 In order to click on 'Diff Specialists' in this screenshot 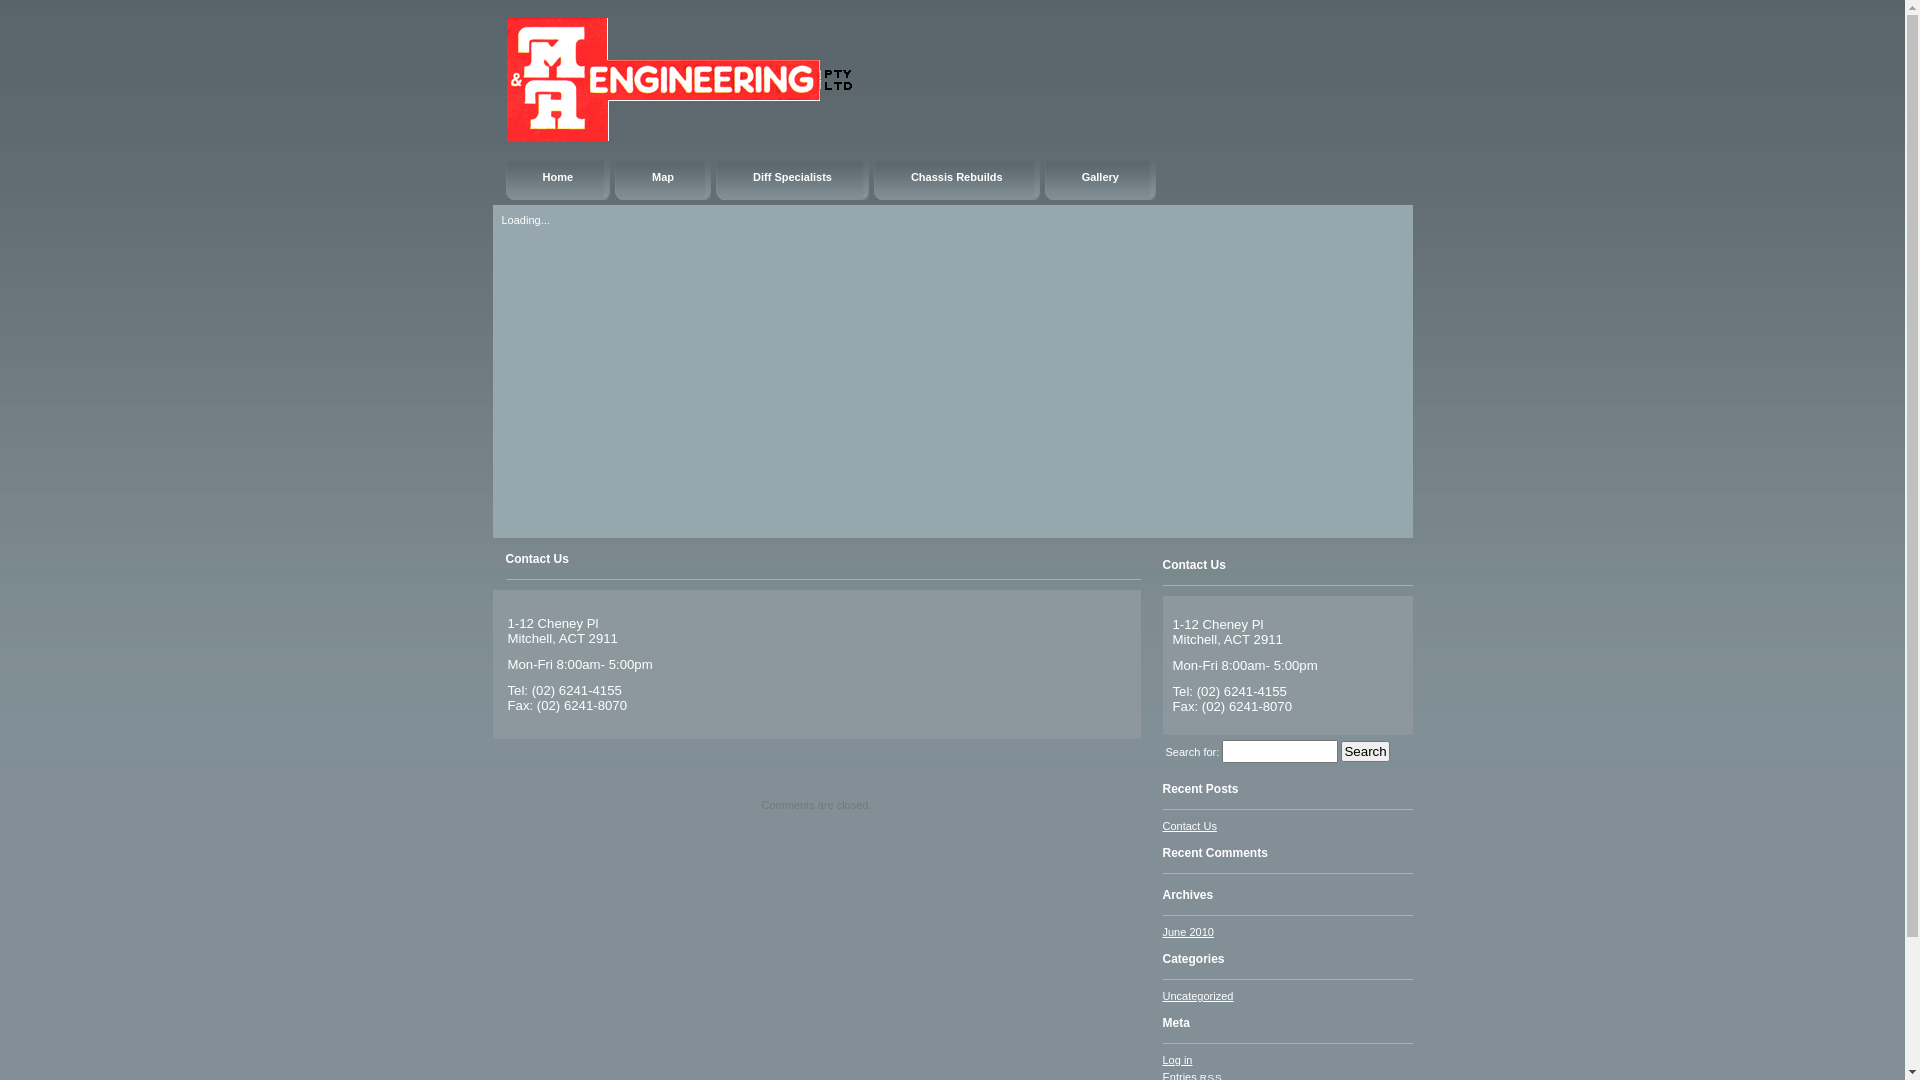, I will do `click(715, 180)`.